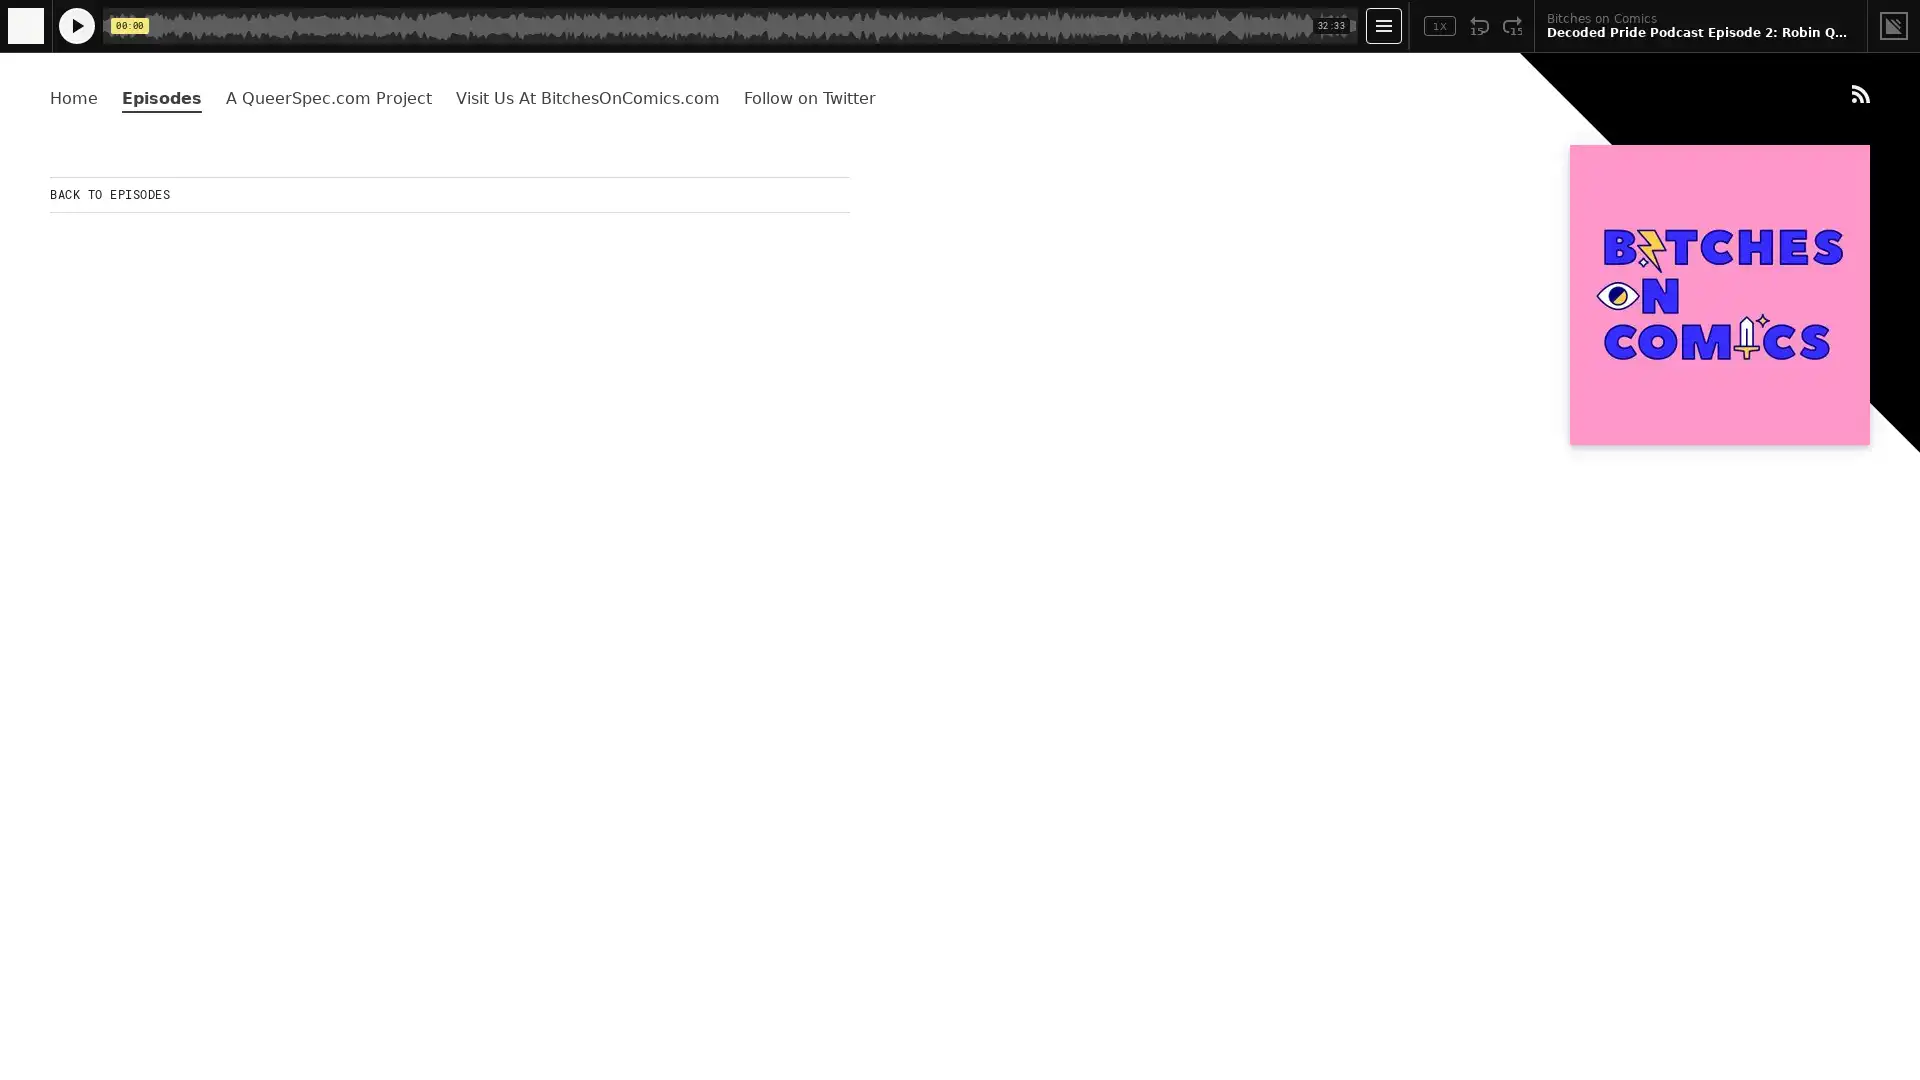 The width and height of the screenshot is (1920, 1080). I want to click on Play, so click(76, 26).